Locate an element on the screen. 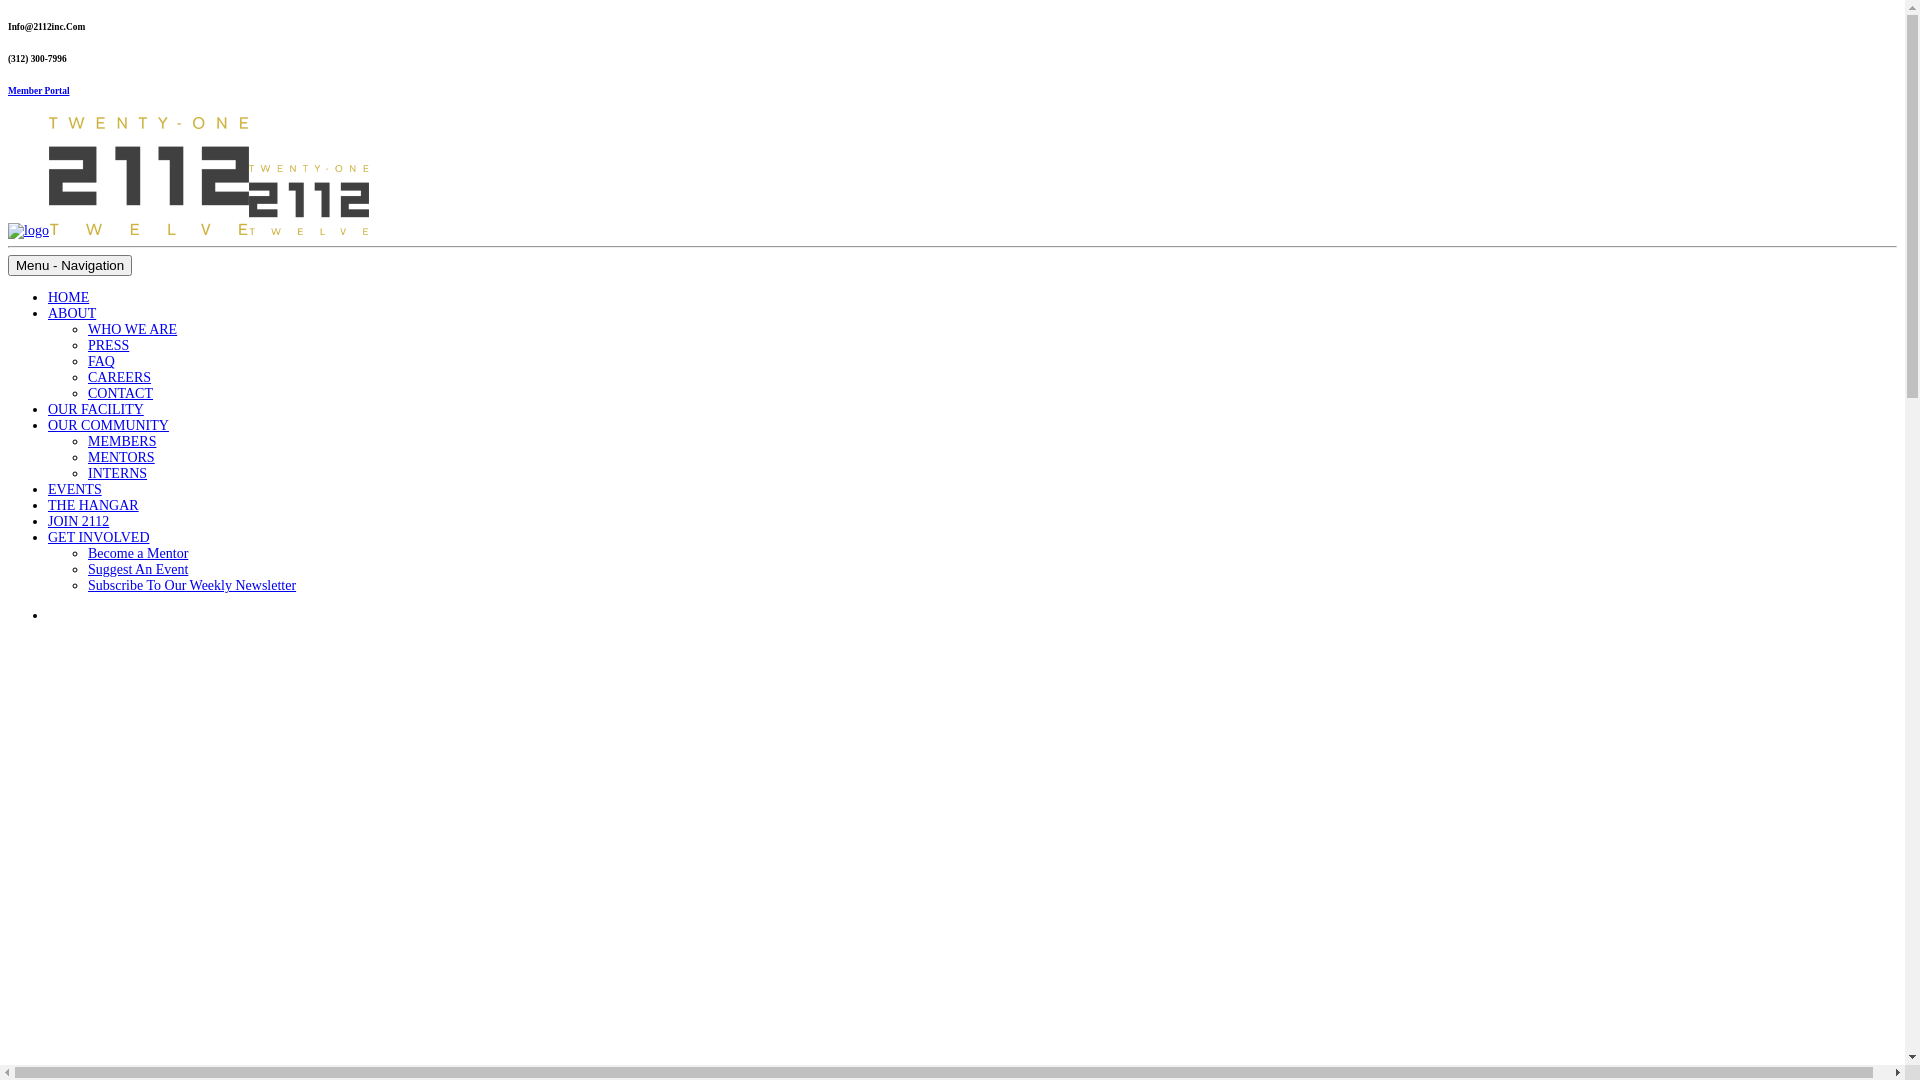 The height and width of the screenshot is (1080, 1920). 'Subscribe To Our Weekly Newsletter' is located at coordinates (192, 585).